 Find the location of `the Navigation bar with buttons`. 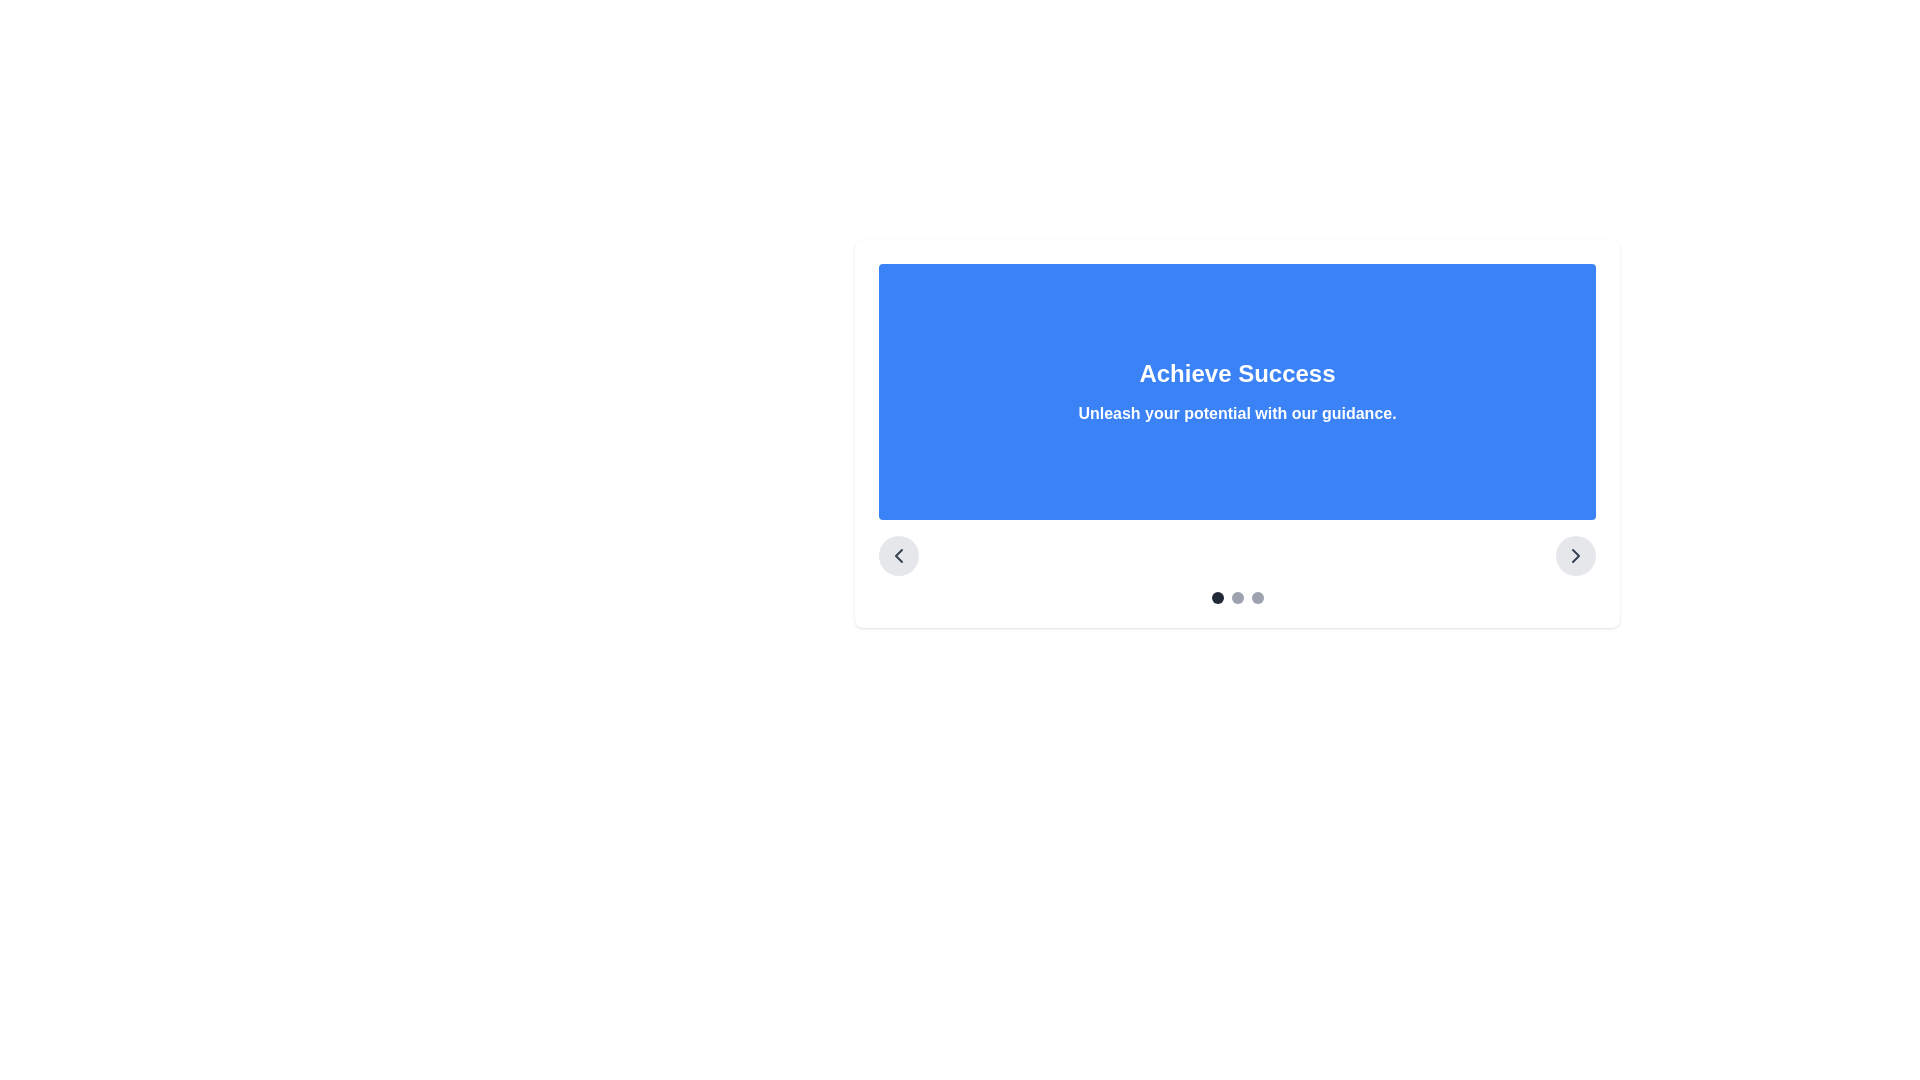

the Navigation bar with buttons is located at coordinates (1236, 555).